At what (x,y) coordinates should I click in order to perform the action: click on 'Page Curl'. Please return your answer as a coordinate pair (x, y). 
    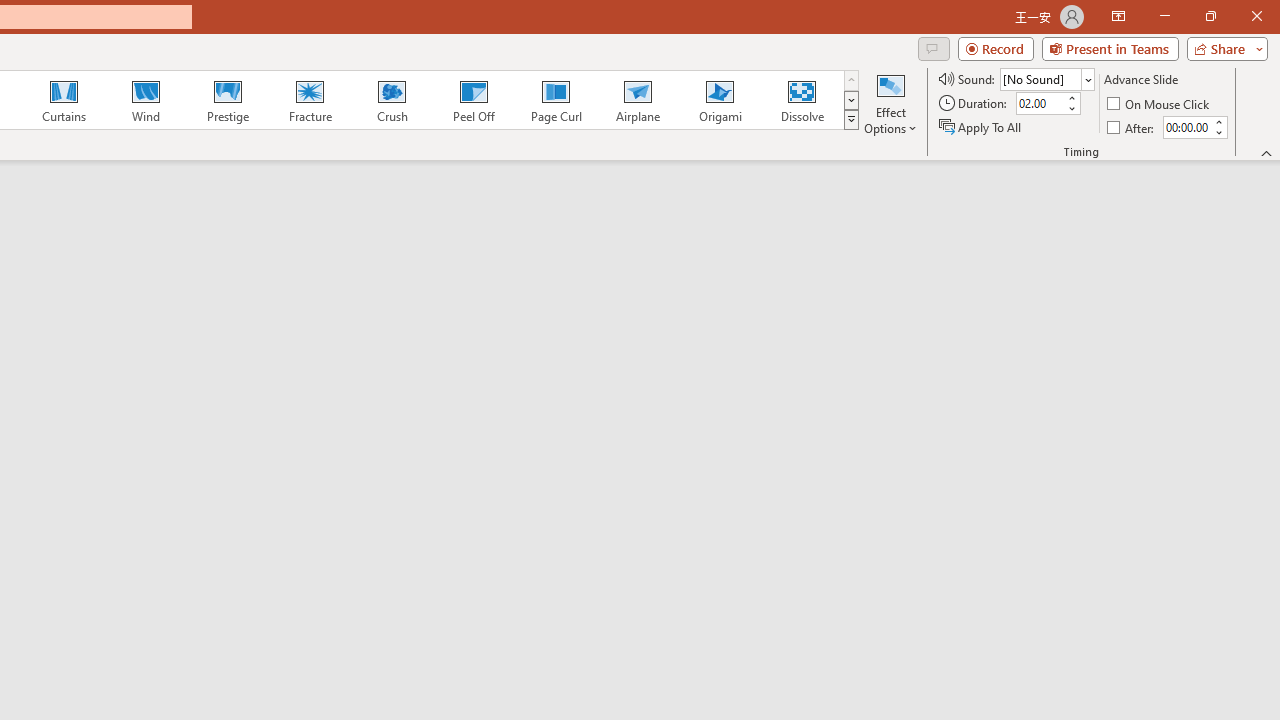
    Looking at the image, I should click on (555, 100).